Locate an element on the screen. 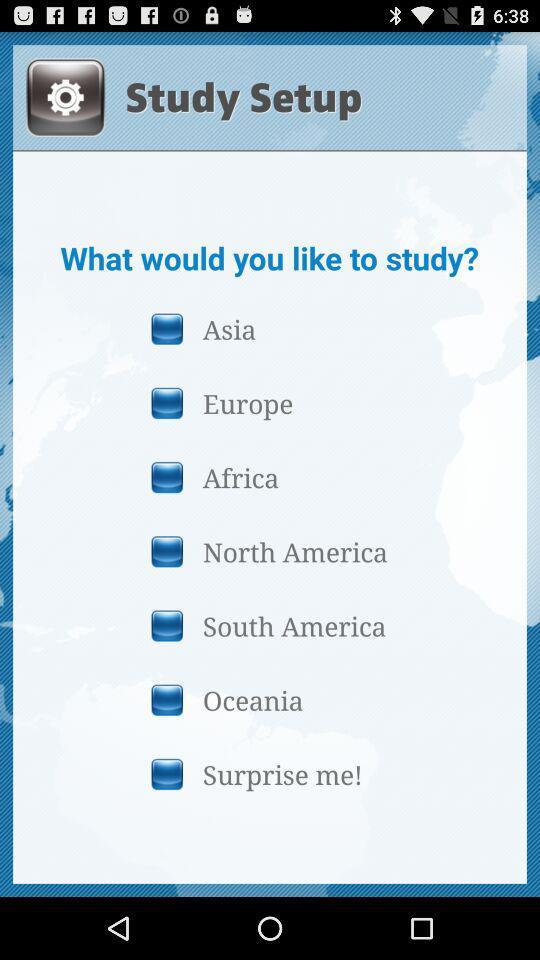 This screenshot has height=960, width=540. the button above the africa is located at coordinates (269, 402).